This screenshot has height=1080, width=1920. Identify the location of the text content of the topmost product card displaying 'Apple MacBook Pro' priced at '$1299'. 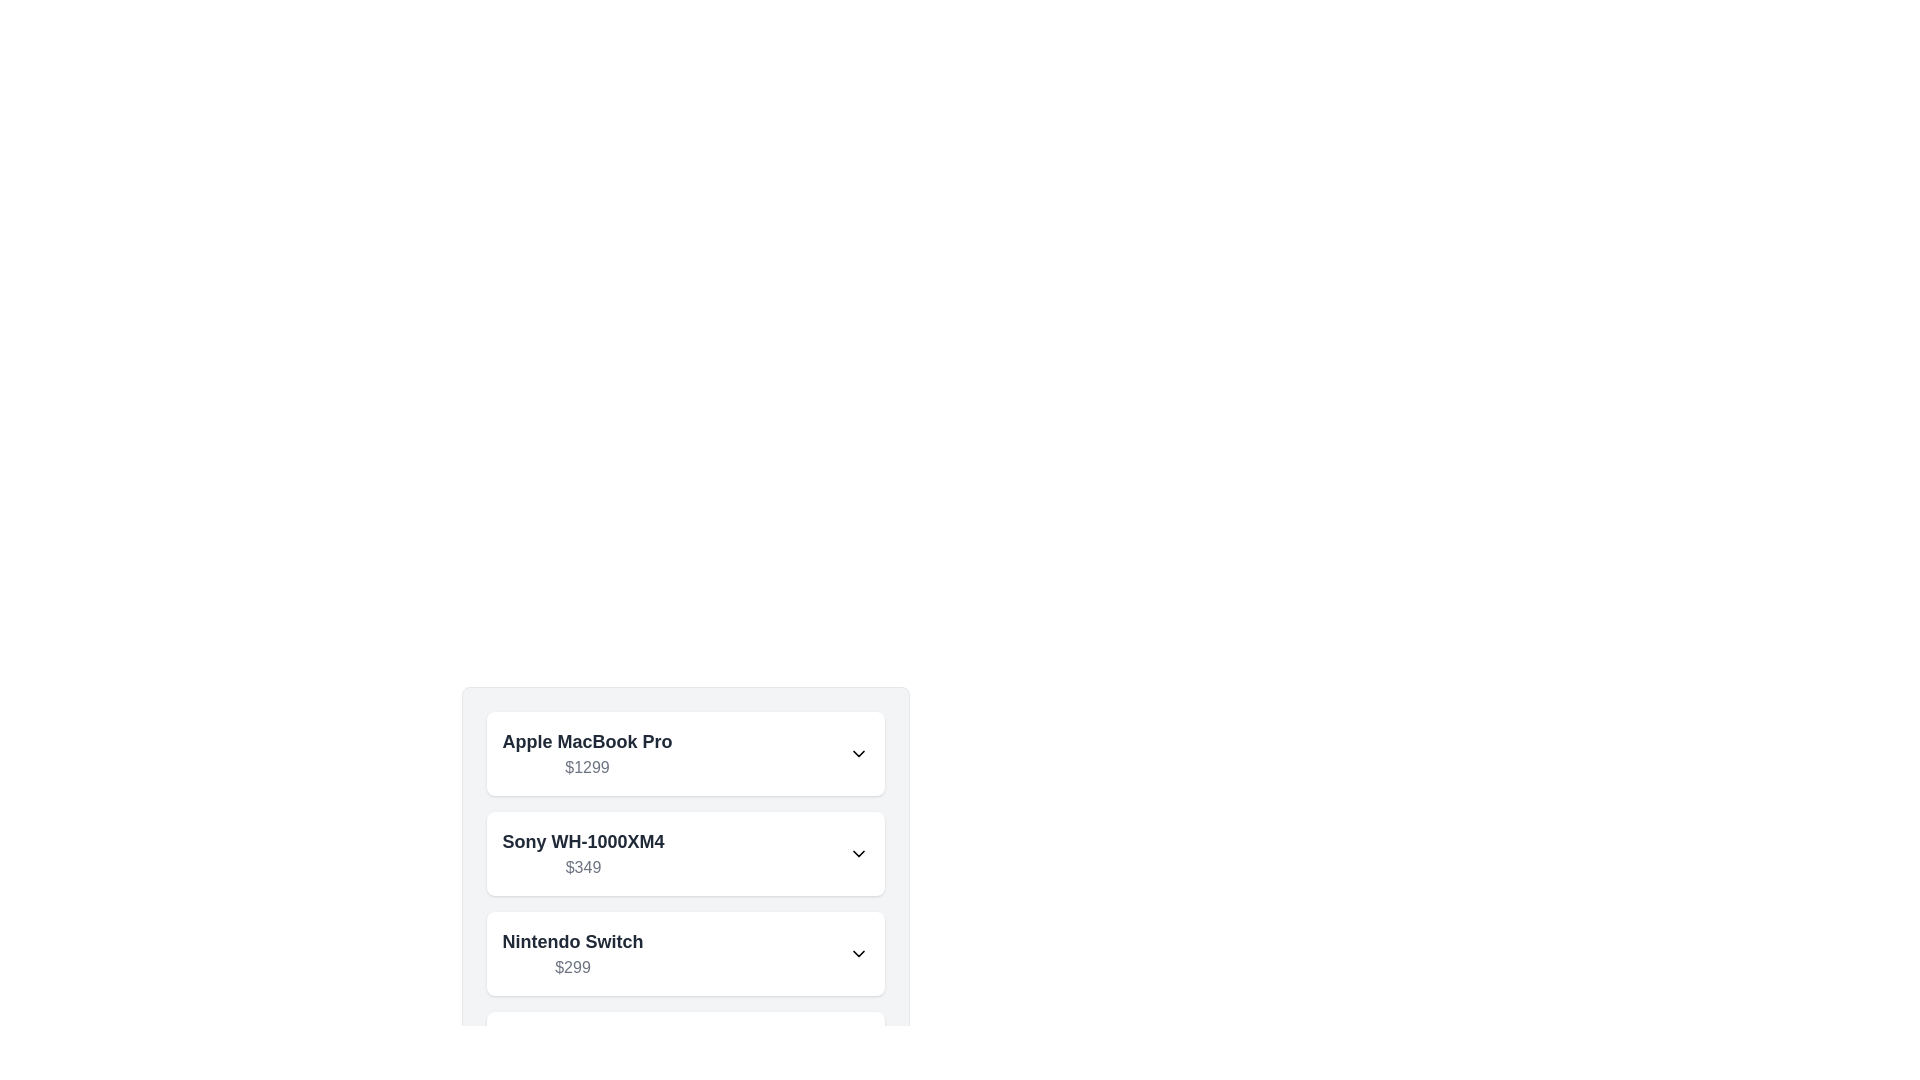
(685, 753).